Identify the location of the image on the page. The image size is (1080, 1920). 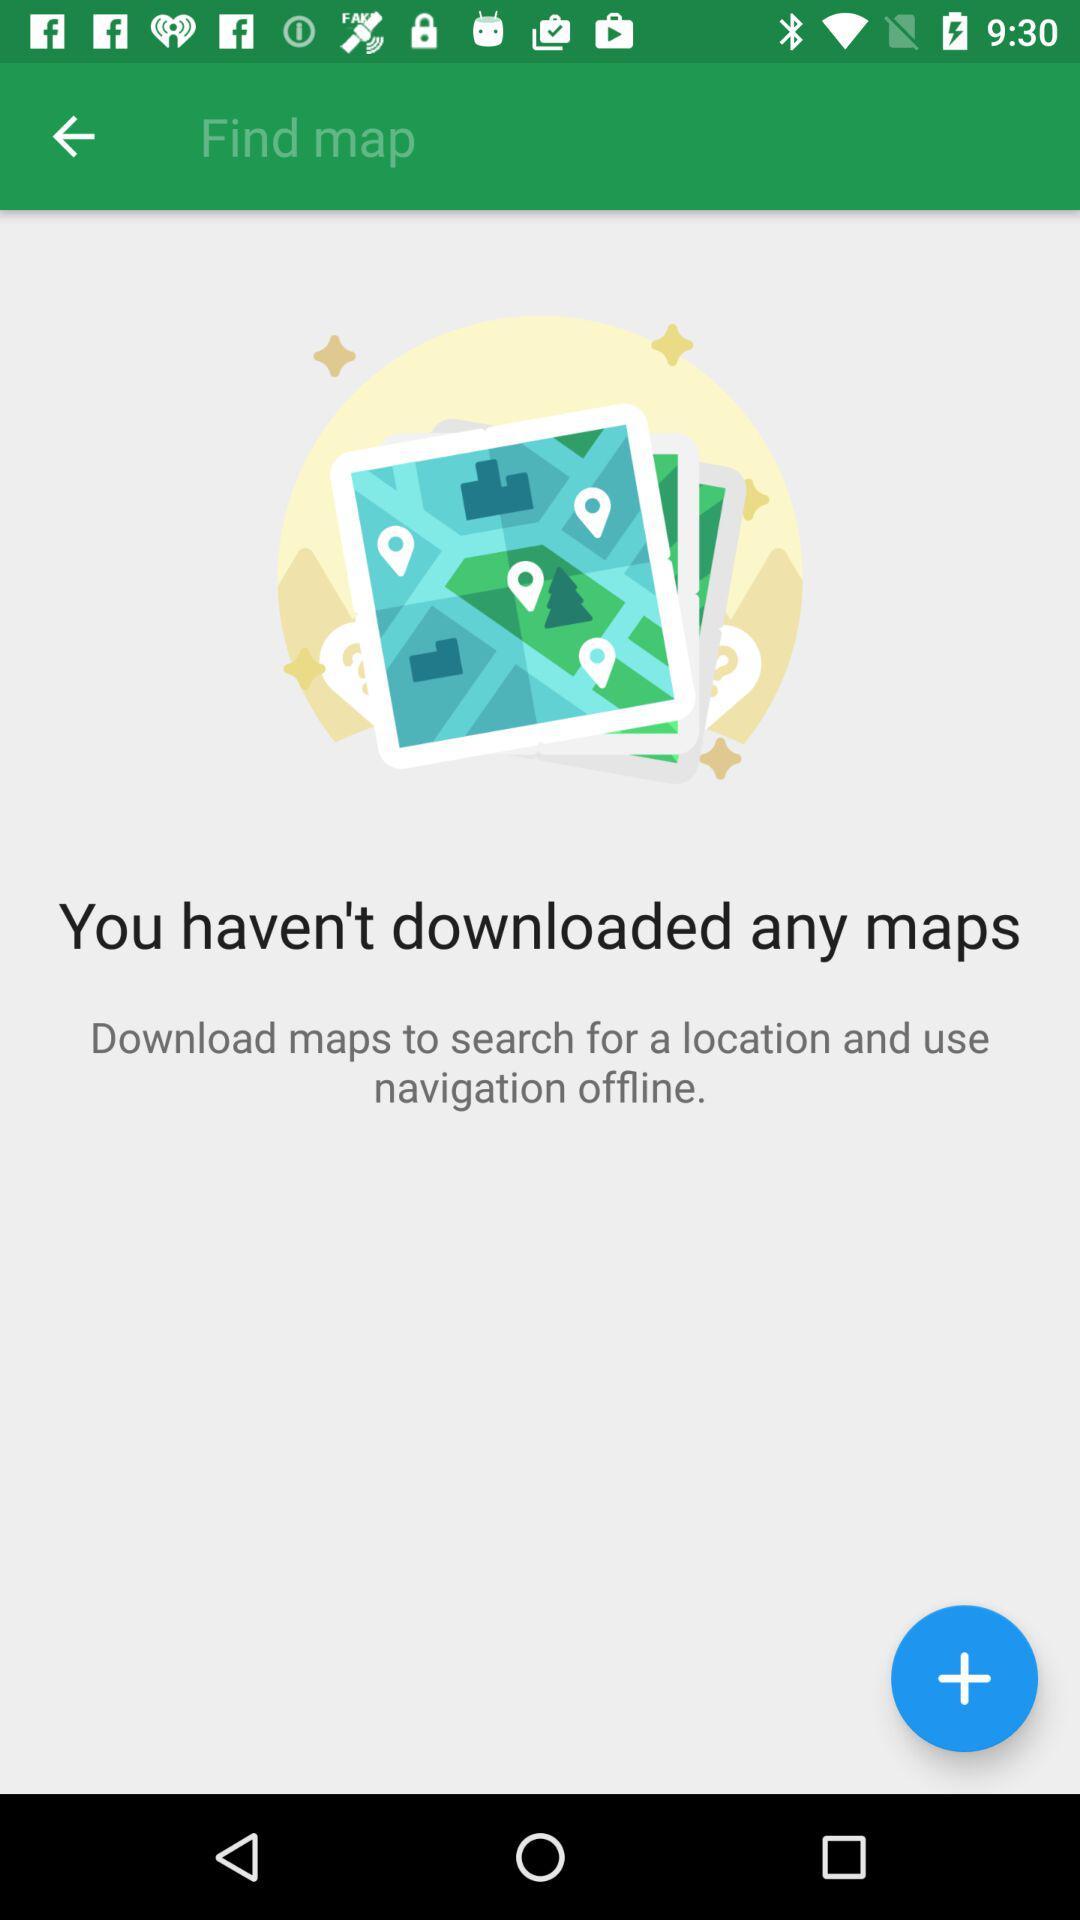
(540, 556).